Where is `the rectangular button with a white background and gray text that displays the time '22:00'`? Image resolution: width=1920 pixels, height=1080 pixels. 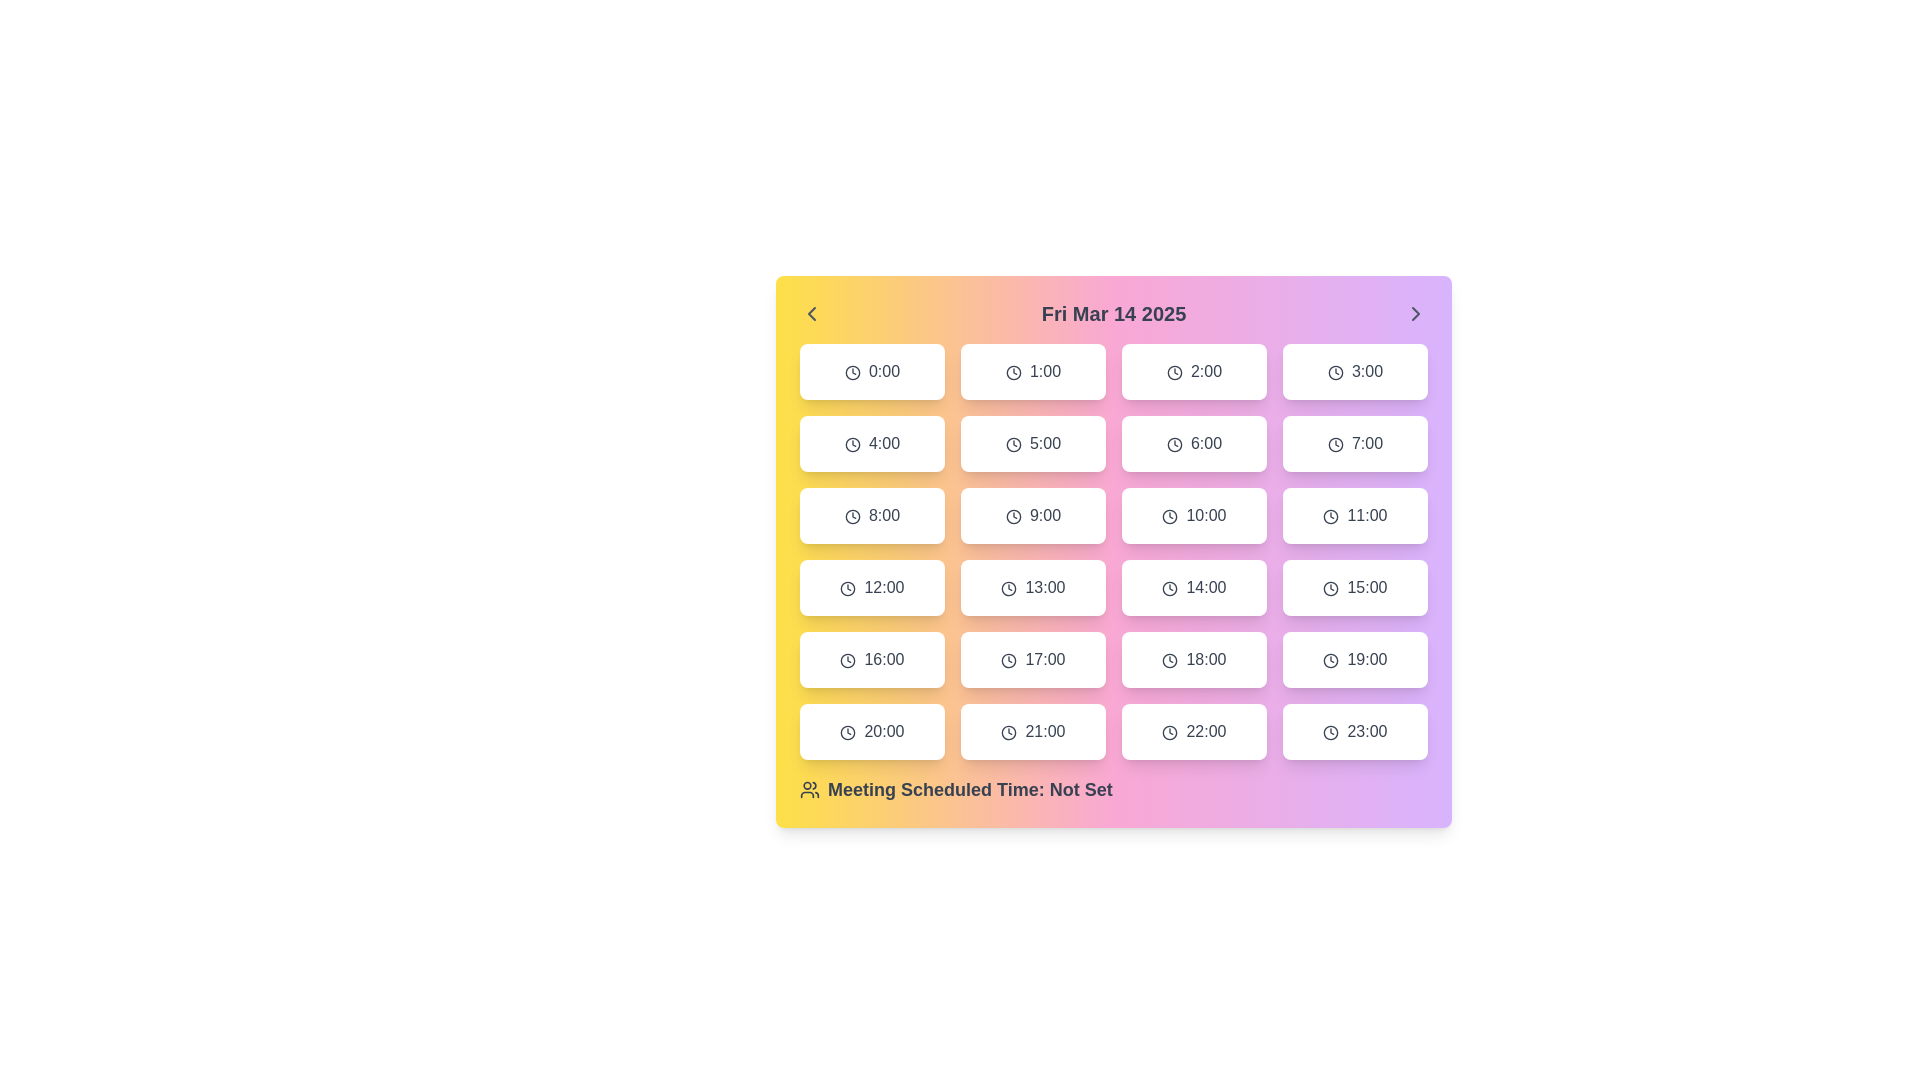 the rectangular button with a white background and gray text that displays the time '22:00' is located at coordinates (1194, 732).